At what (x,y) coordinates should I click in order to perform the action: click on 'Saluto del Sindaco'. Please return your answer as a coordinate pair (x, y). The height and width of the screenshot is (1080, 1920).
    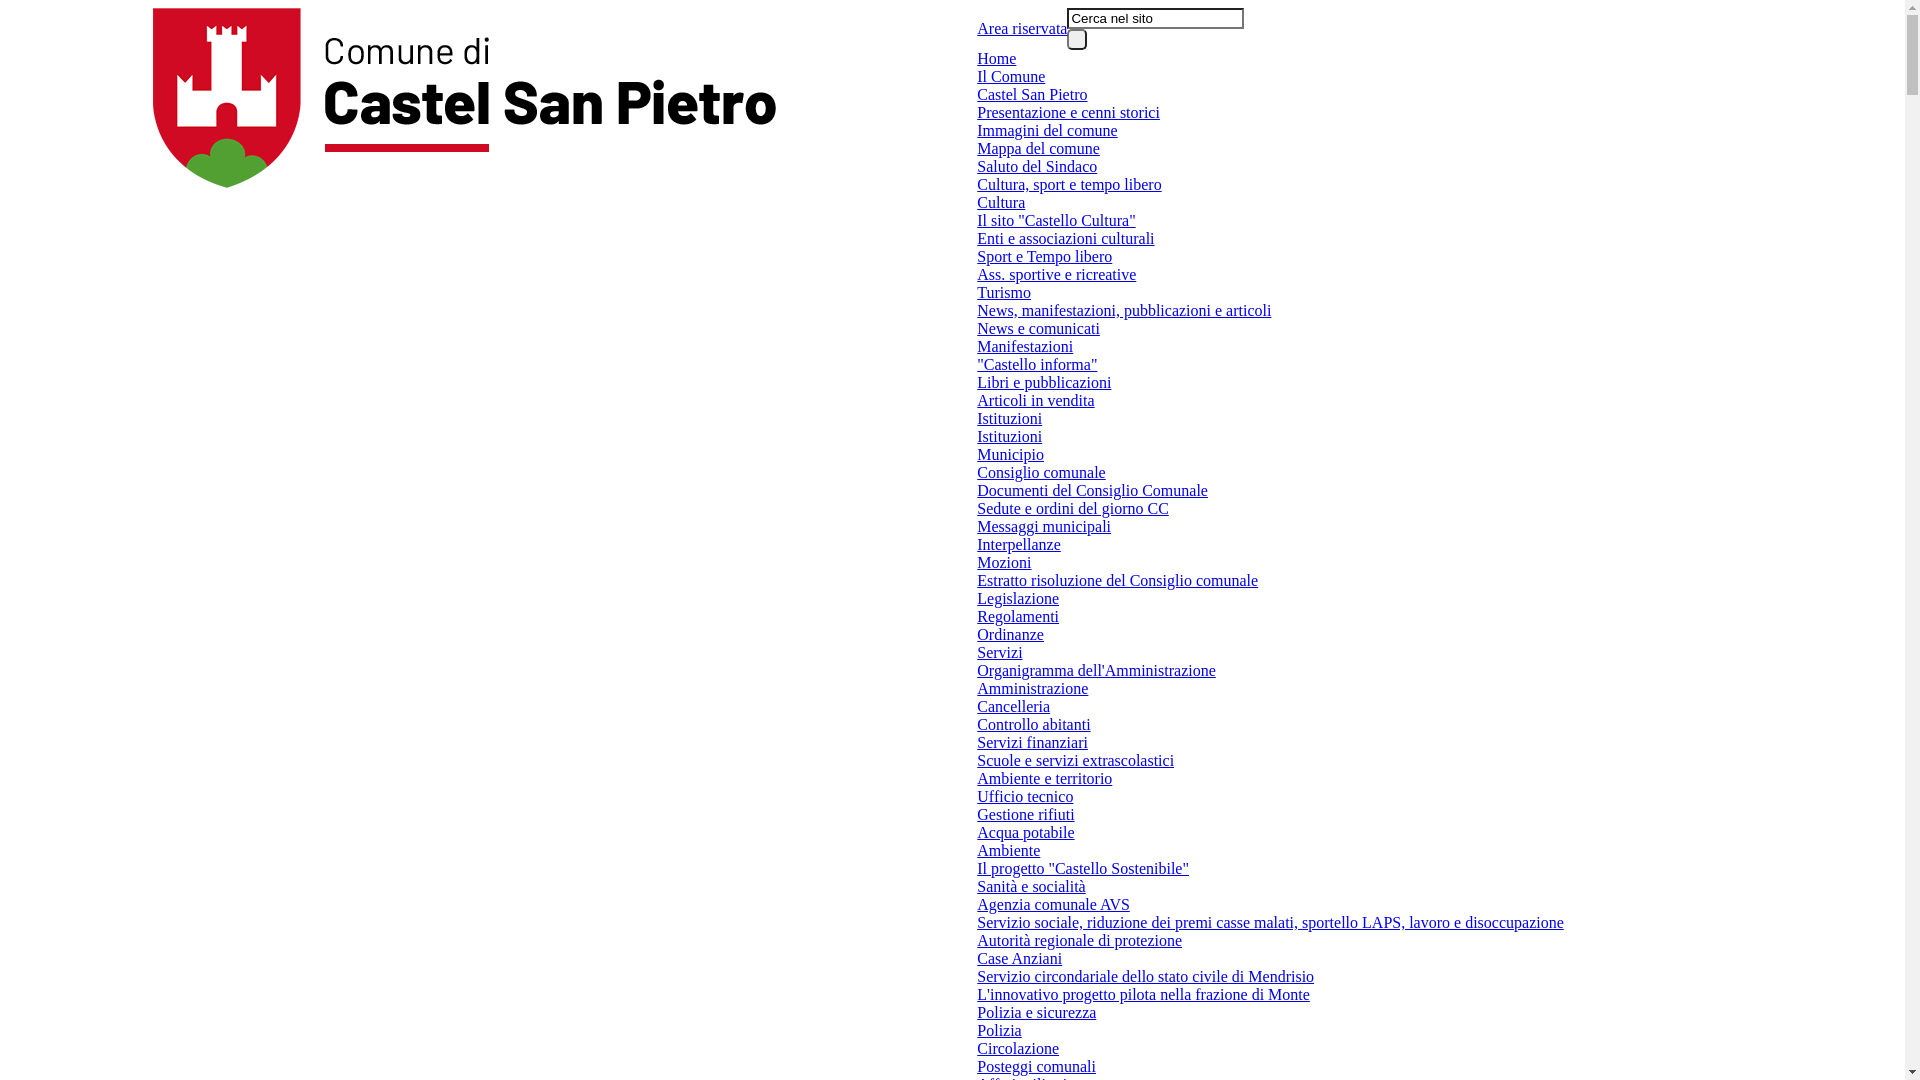
    Looking at the image, I should click on (1036, 165).